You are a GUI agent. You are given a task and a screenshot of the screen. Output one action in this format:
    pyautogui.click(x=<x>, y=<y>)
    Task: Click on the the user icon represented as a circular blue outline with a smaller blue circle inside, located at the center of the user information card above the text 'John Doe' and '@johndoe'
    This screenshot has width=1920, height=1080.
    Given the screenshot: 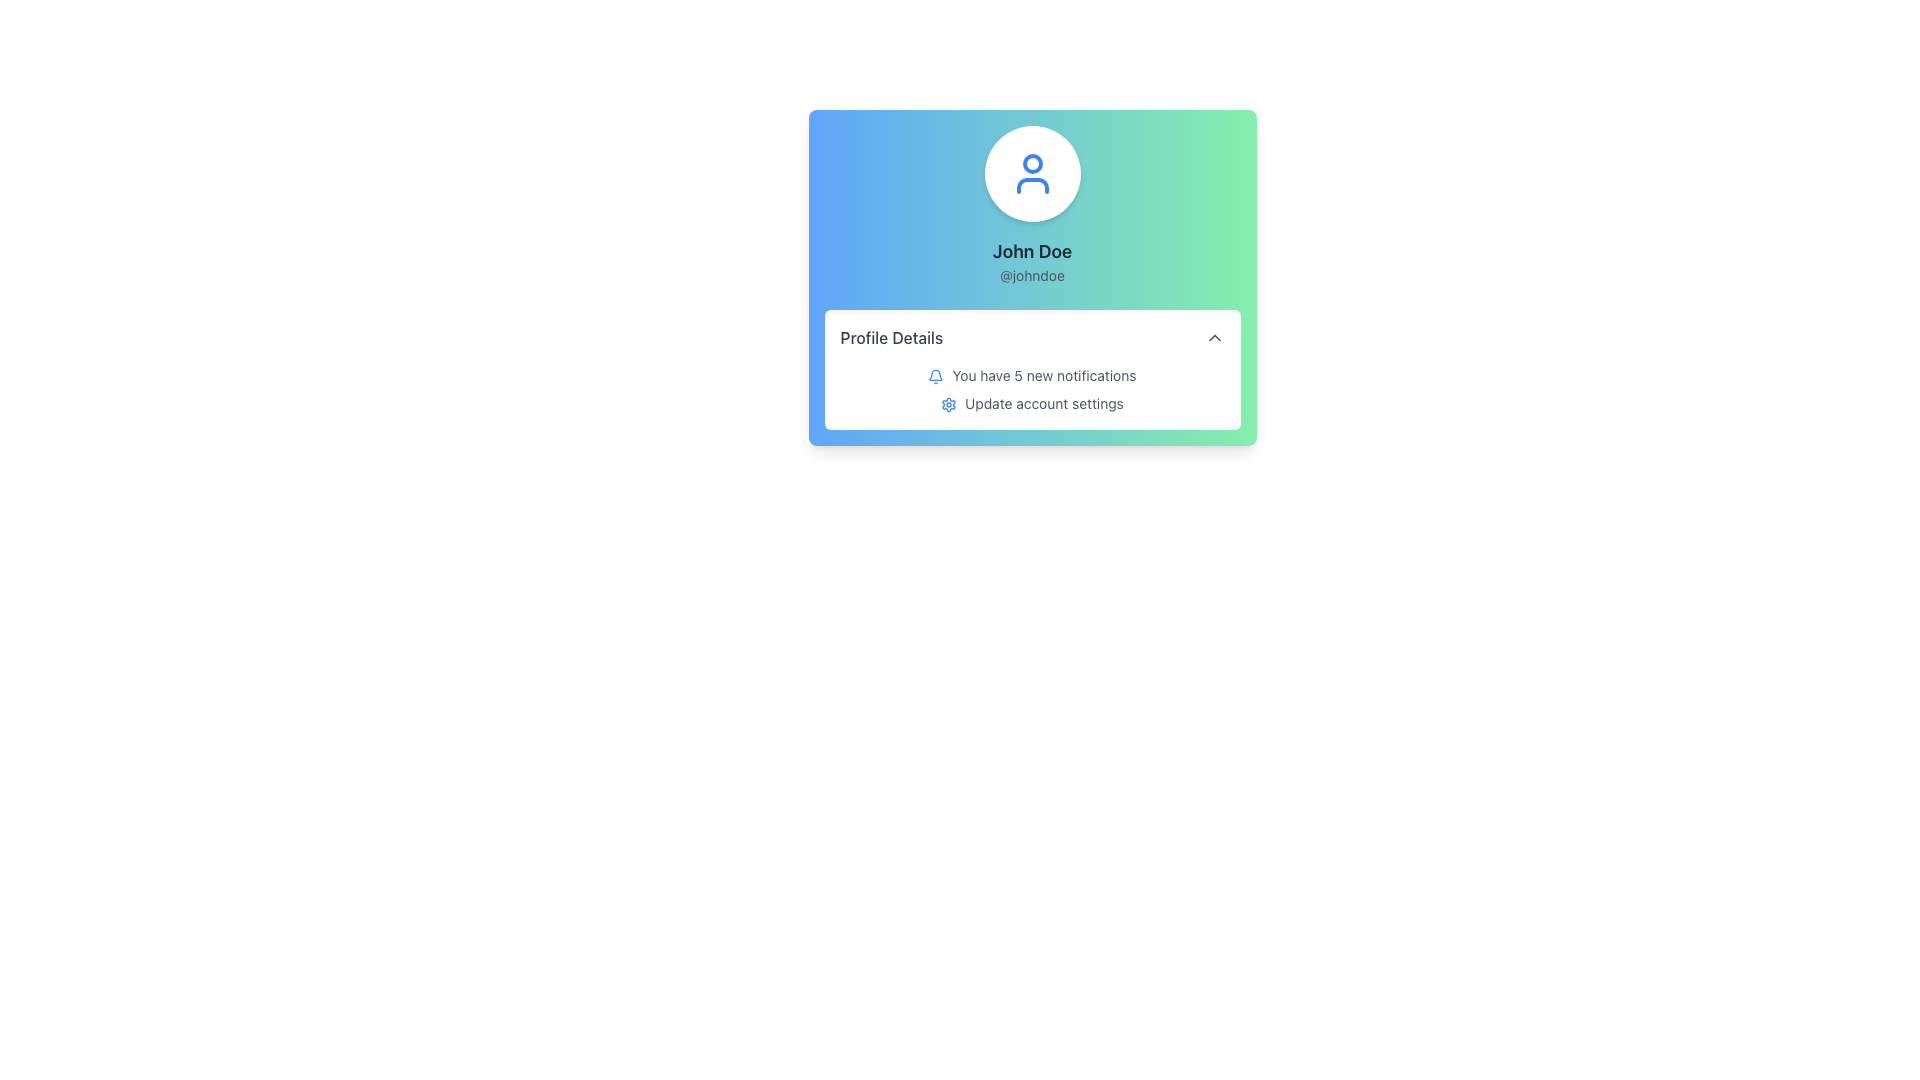 What is the action you would take?
    pyautogui.click(x=1032, y=172)
    